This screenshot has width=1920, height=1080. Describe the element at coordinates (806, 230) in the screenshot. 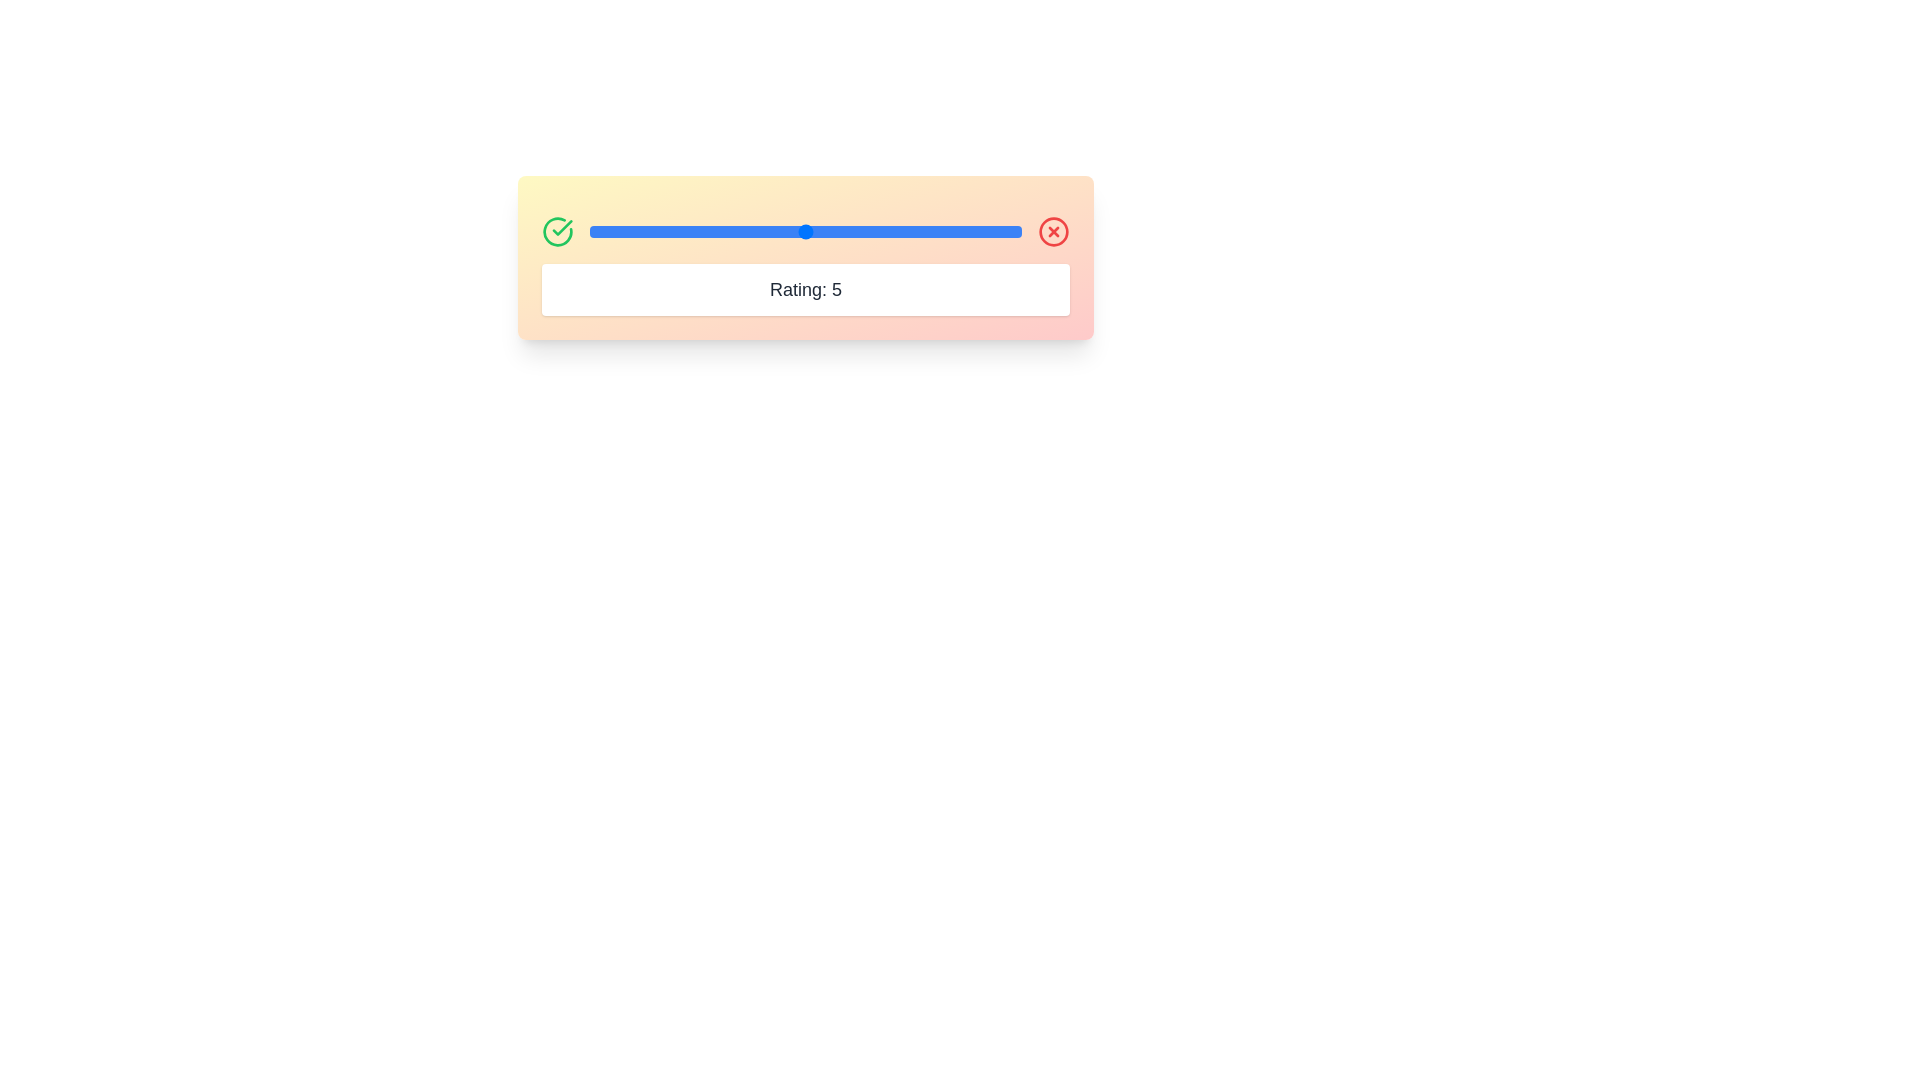

I see `the slider` at that location.